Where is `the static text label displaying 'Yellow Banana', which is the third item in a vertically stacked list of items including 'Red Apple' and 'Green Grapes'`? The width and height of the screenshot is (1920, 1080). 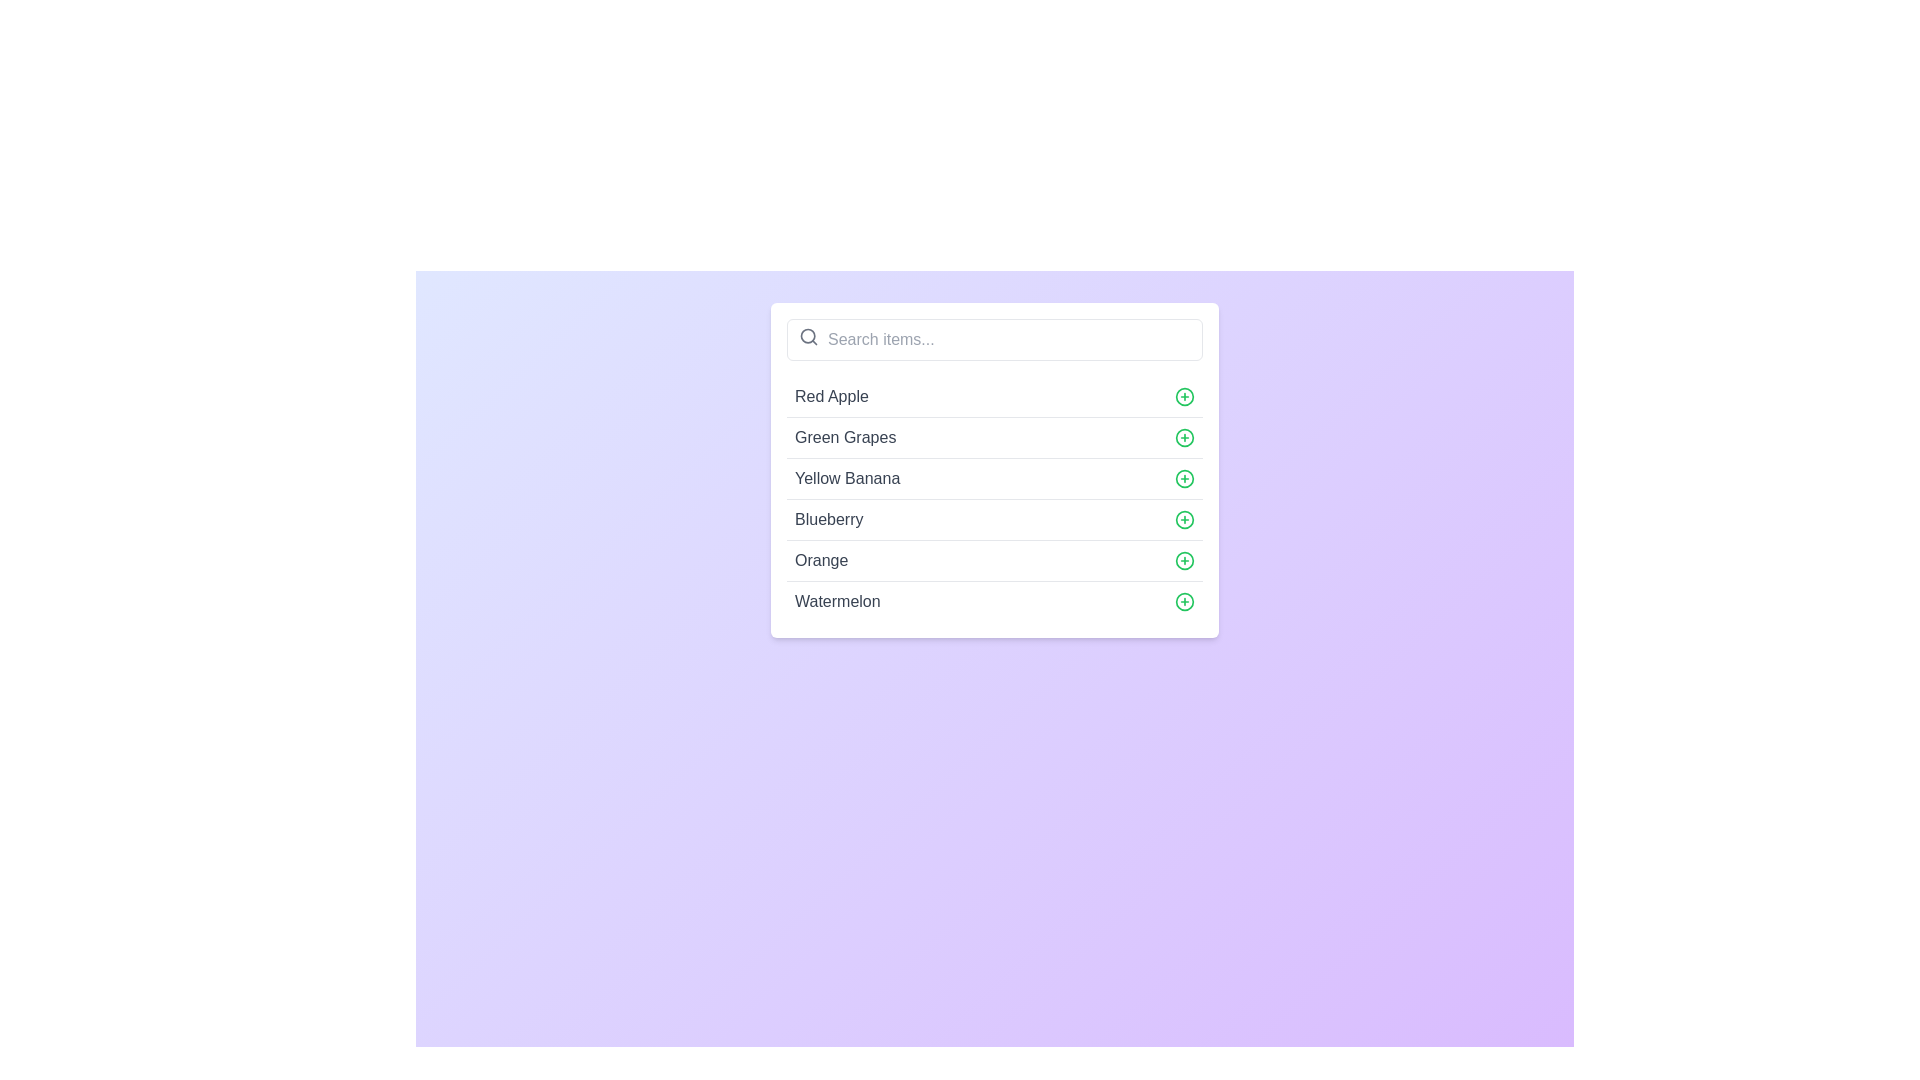 the static text label displaying 'Yellow Banana', which is the third item in a vertically stacked list of items including 'Red Apple' and 'Green Grapes' is located at coordinates (847, 478).